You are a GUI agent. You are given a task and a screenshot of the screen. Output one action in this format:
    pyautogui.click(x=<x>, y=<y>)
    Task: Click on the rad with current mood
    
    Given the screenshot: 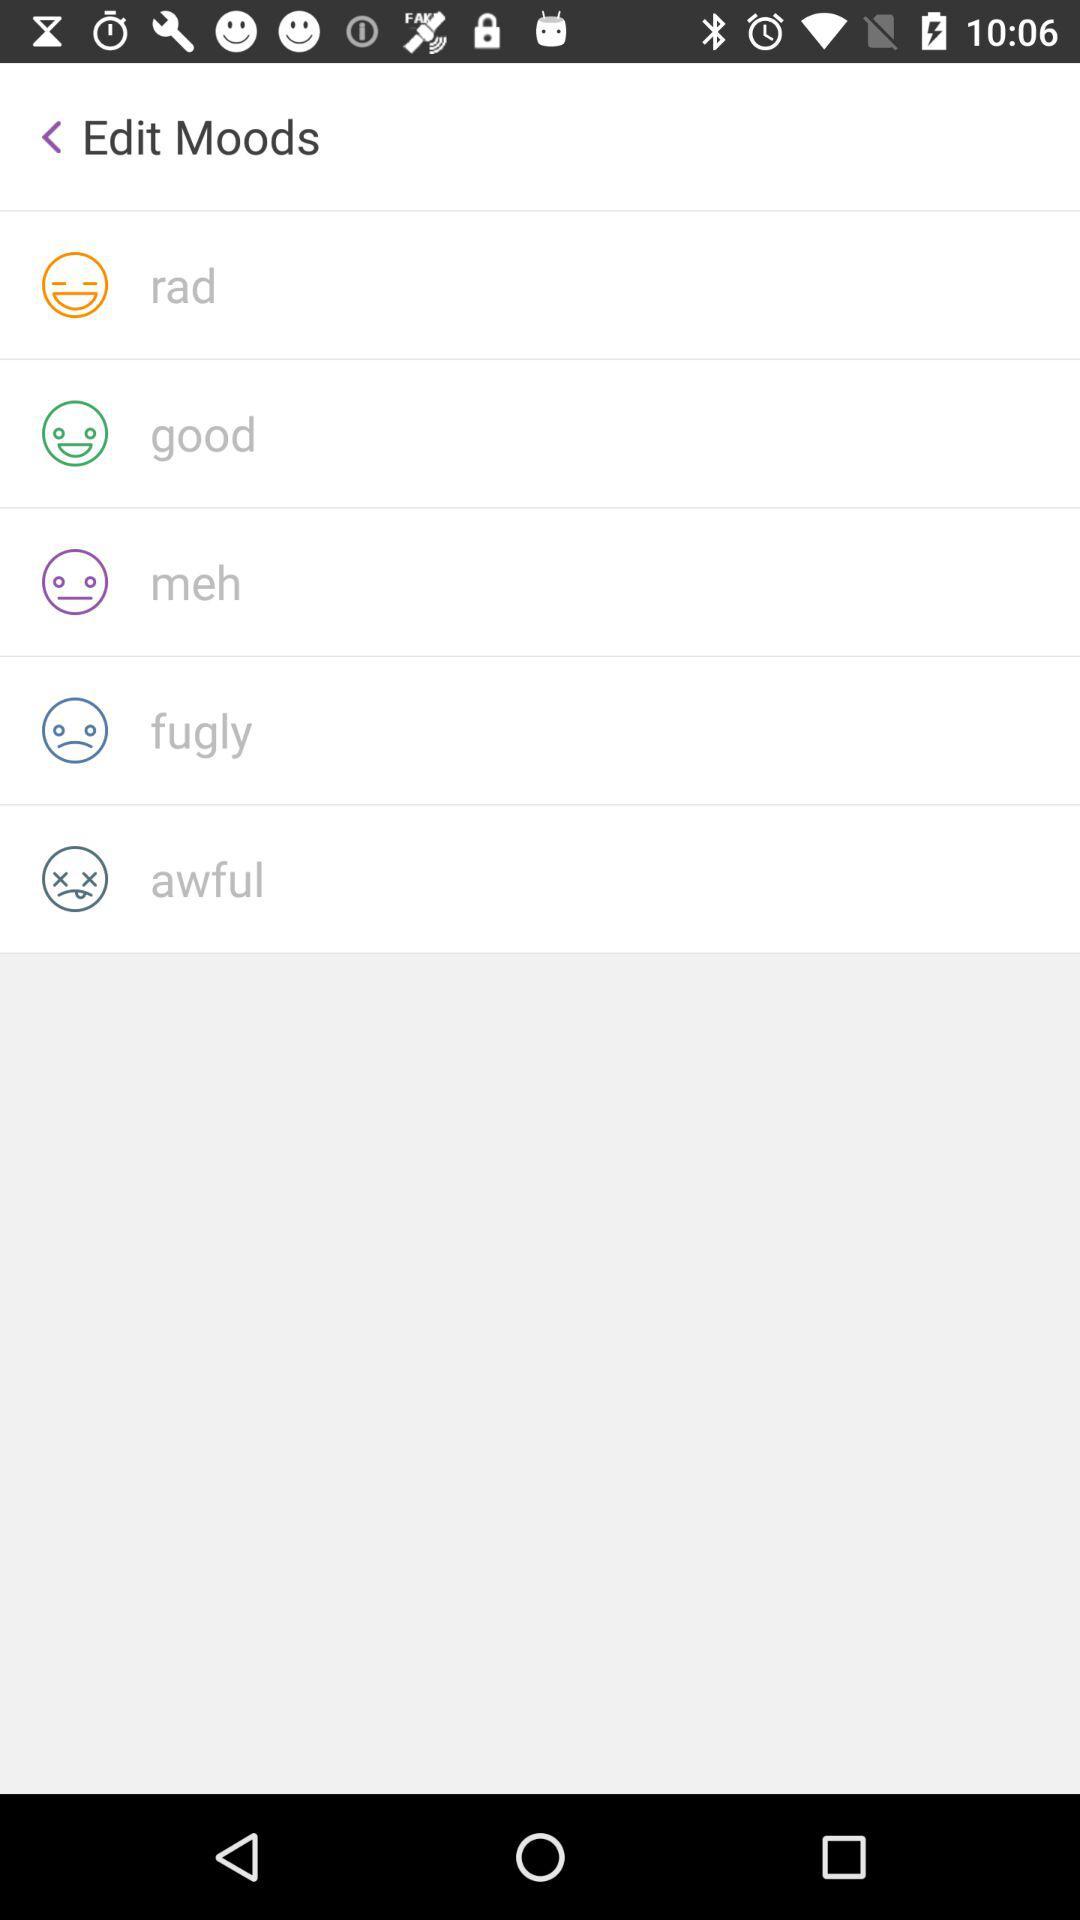 What is the action you would take?
    pyautogui.click(x=613, y=283)
    